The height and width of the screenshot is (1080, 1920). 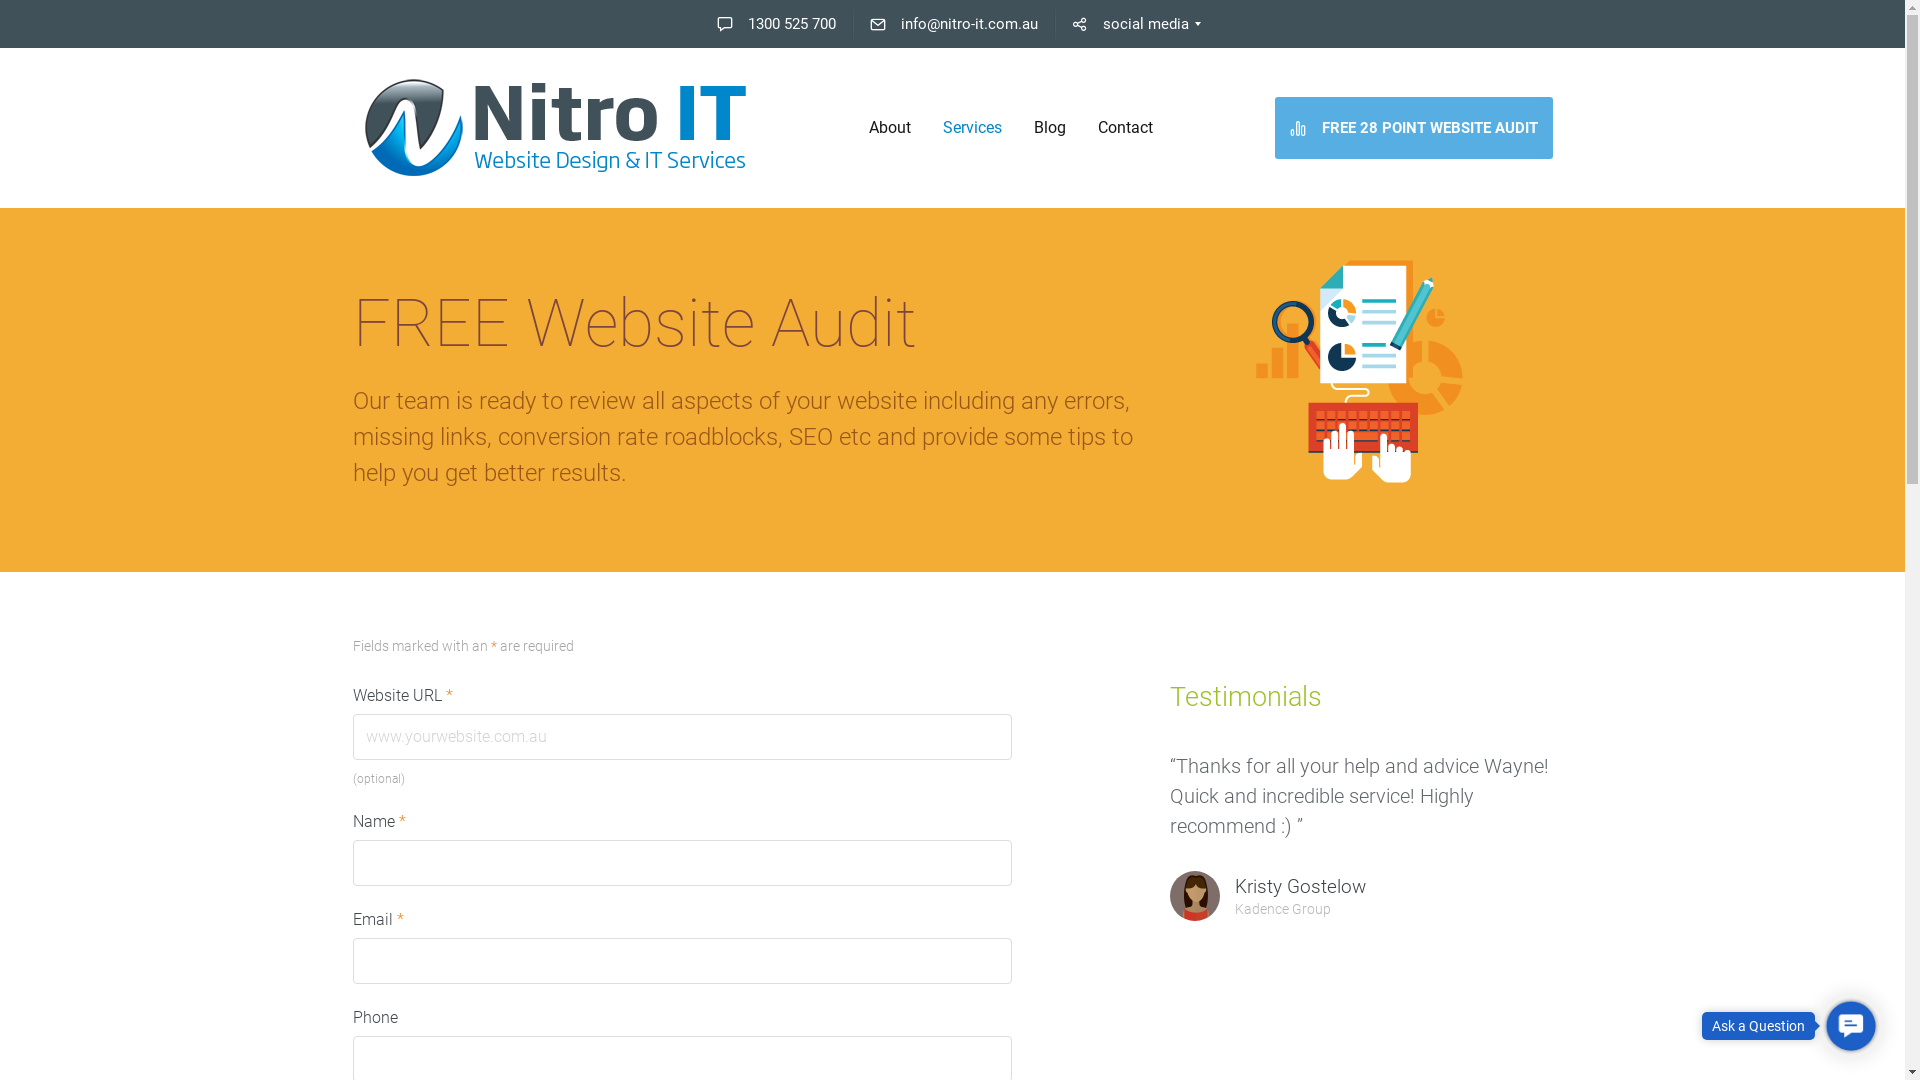 What do you see at coordinates (1195, 894) in the screenshot?
I see `'avatar-8'` at bounding box center [1195, 894].